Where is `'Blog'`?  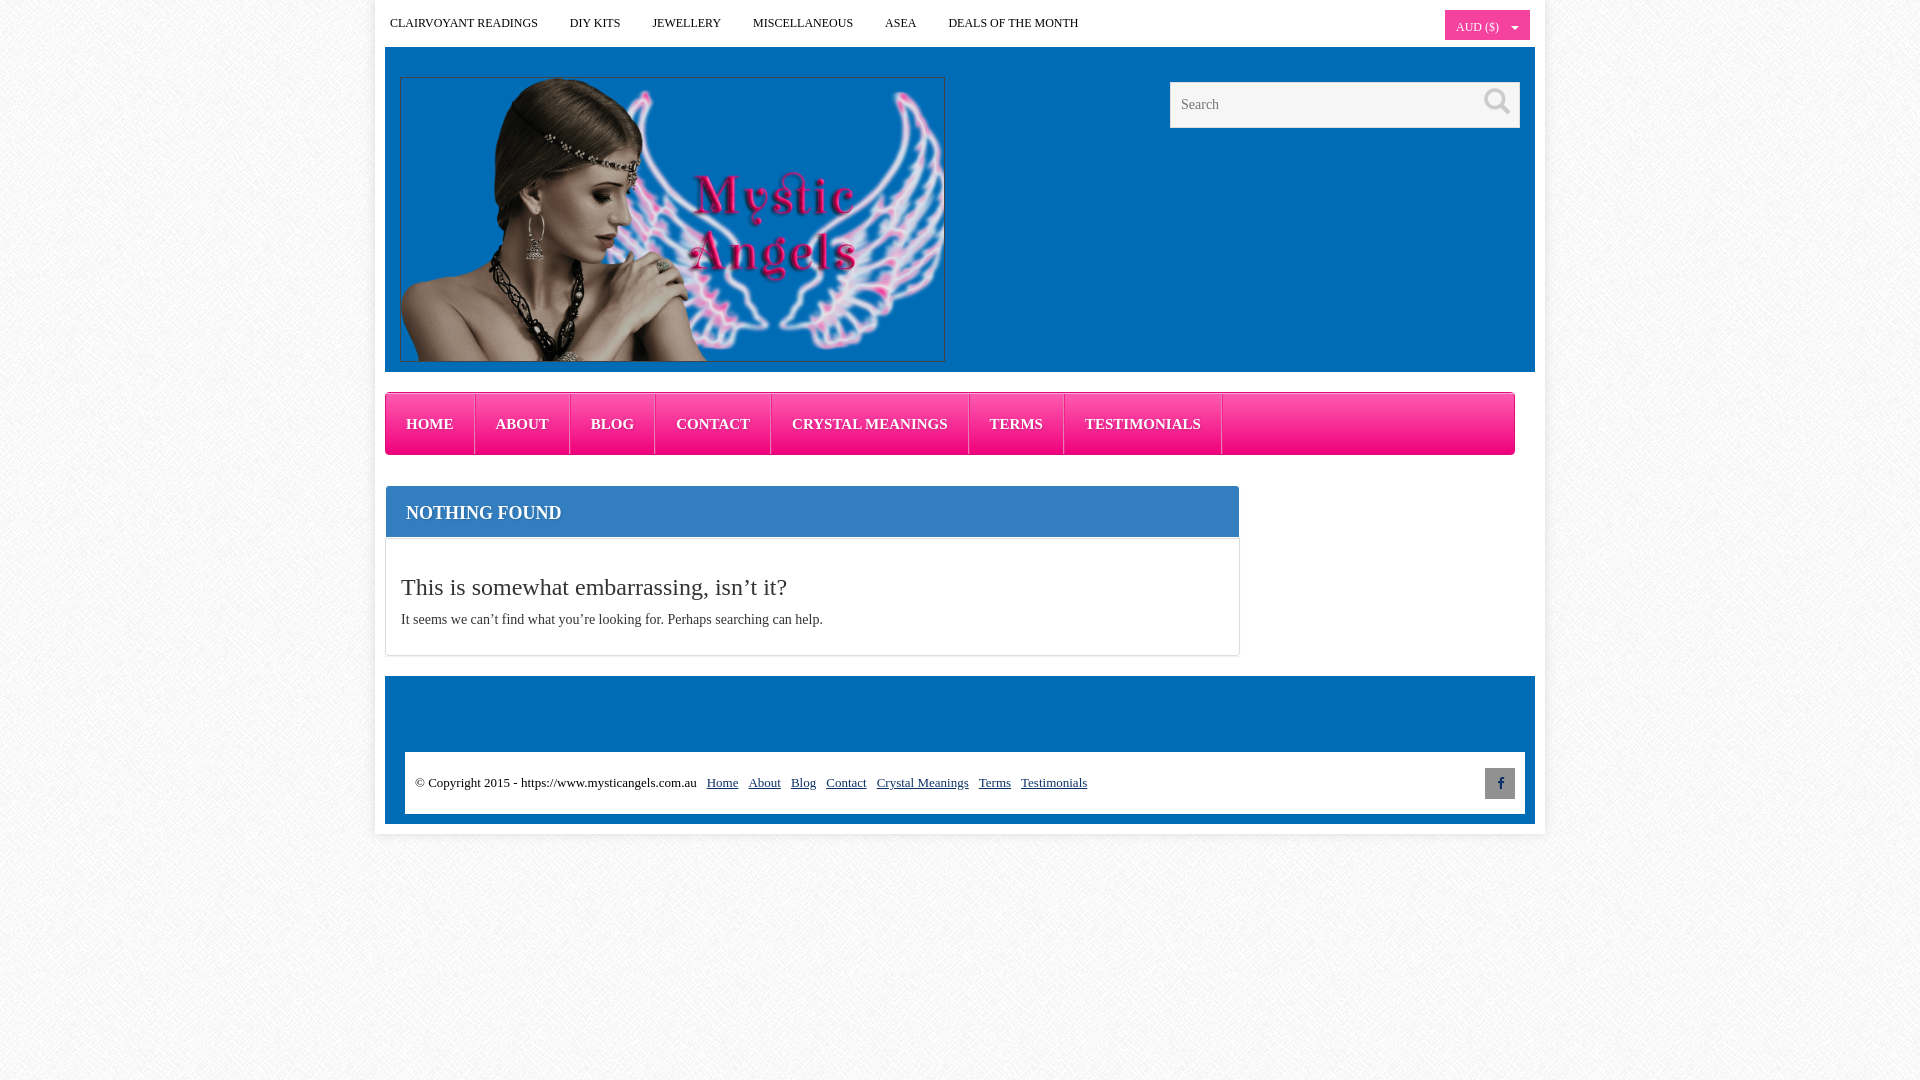
'Blog' is located at coordinates (803, 781).